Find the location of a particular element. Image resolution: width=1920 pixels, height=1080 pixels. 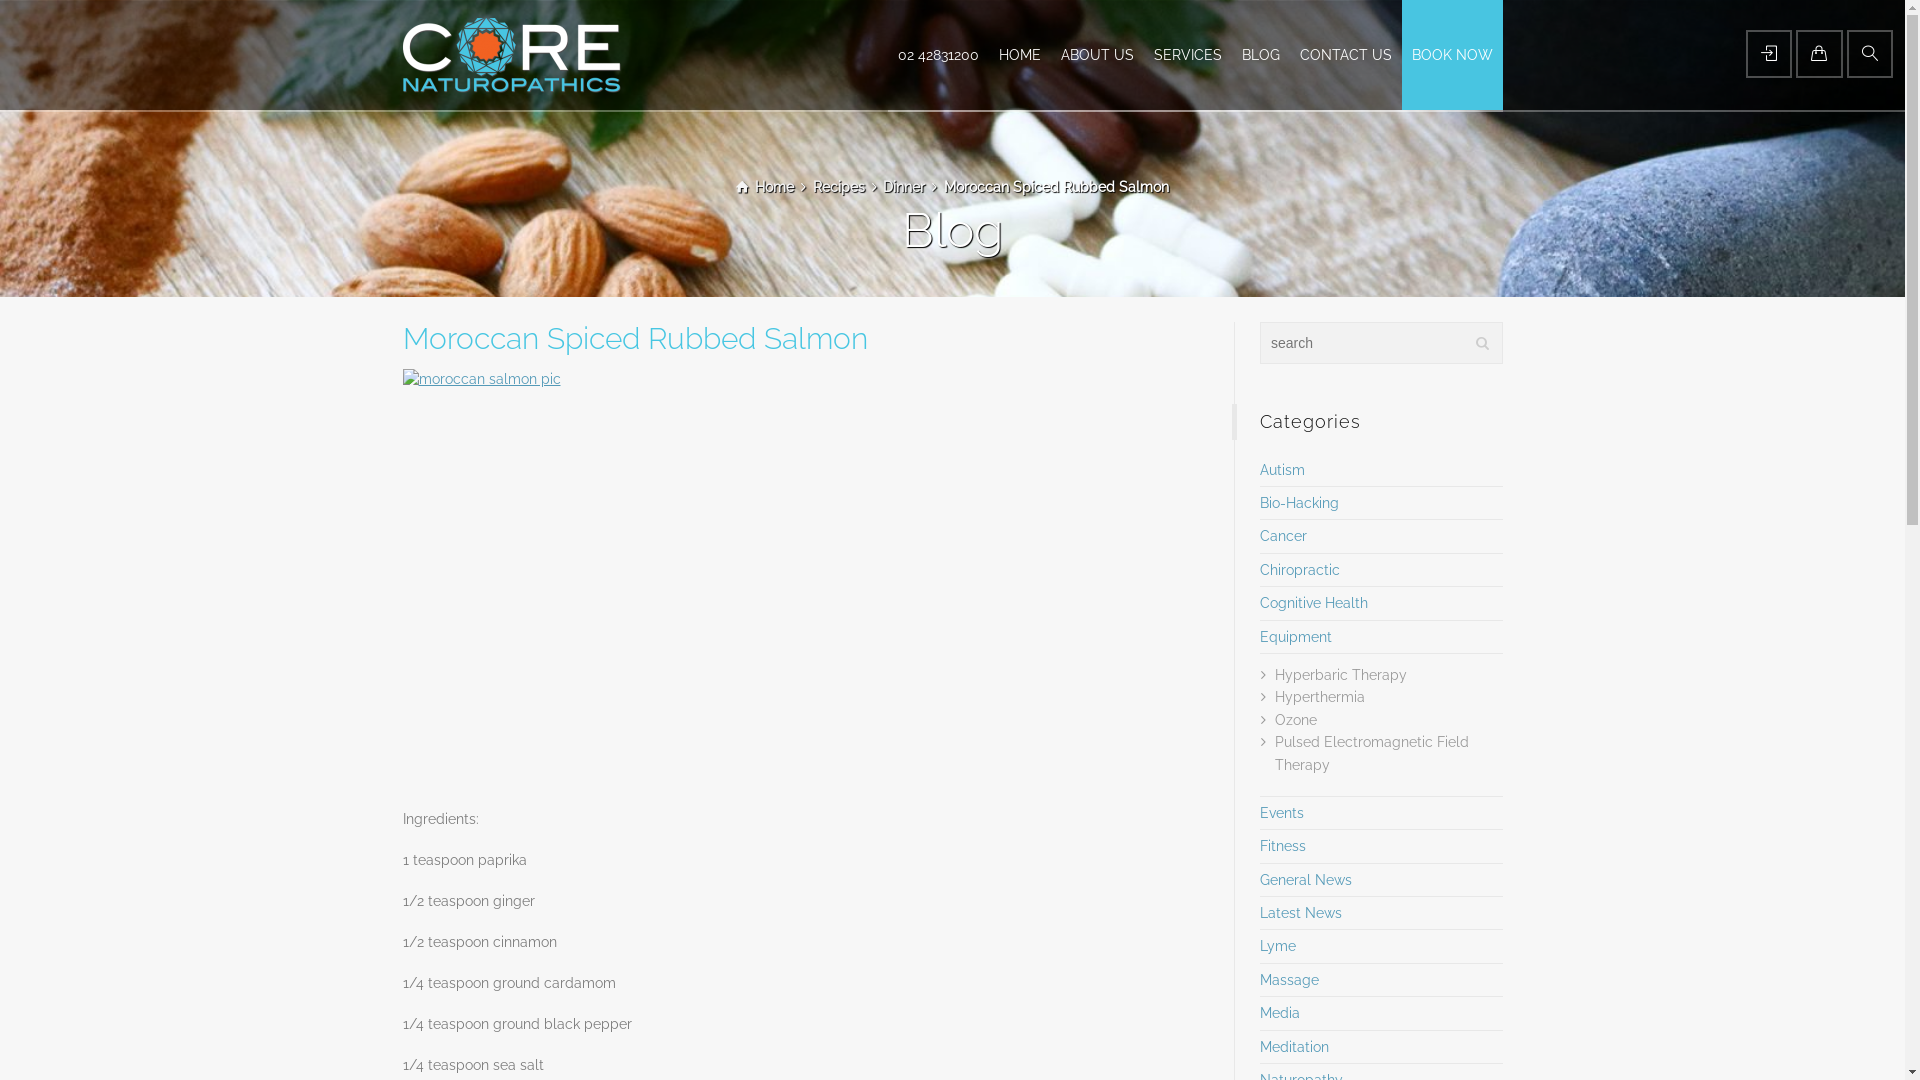

'Cart' is located at coordinates (1819, 53).